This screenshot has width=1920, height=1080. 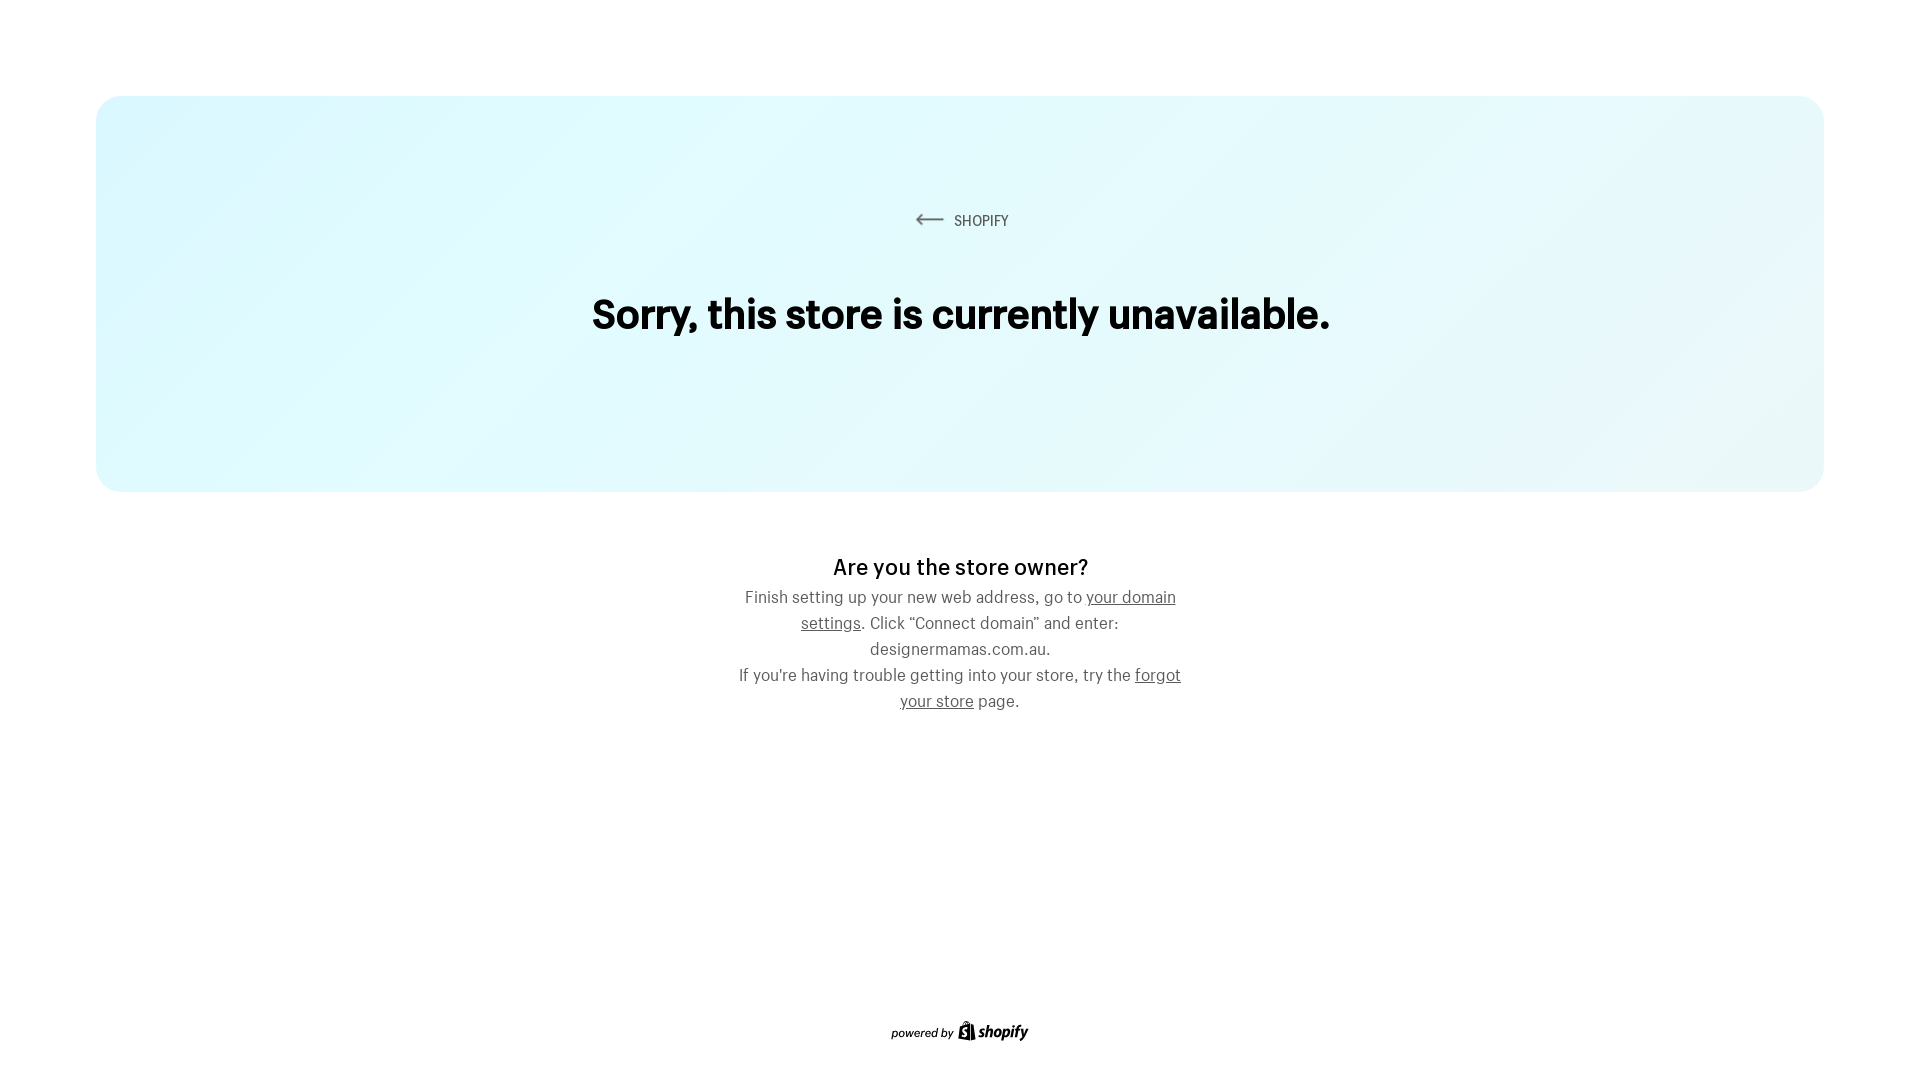 What do you see at coordinates (1040, 684) in the screenshot?
I see `'forgot your store'` at bounding box center [1040, 684].